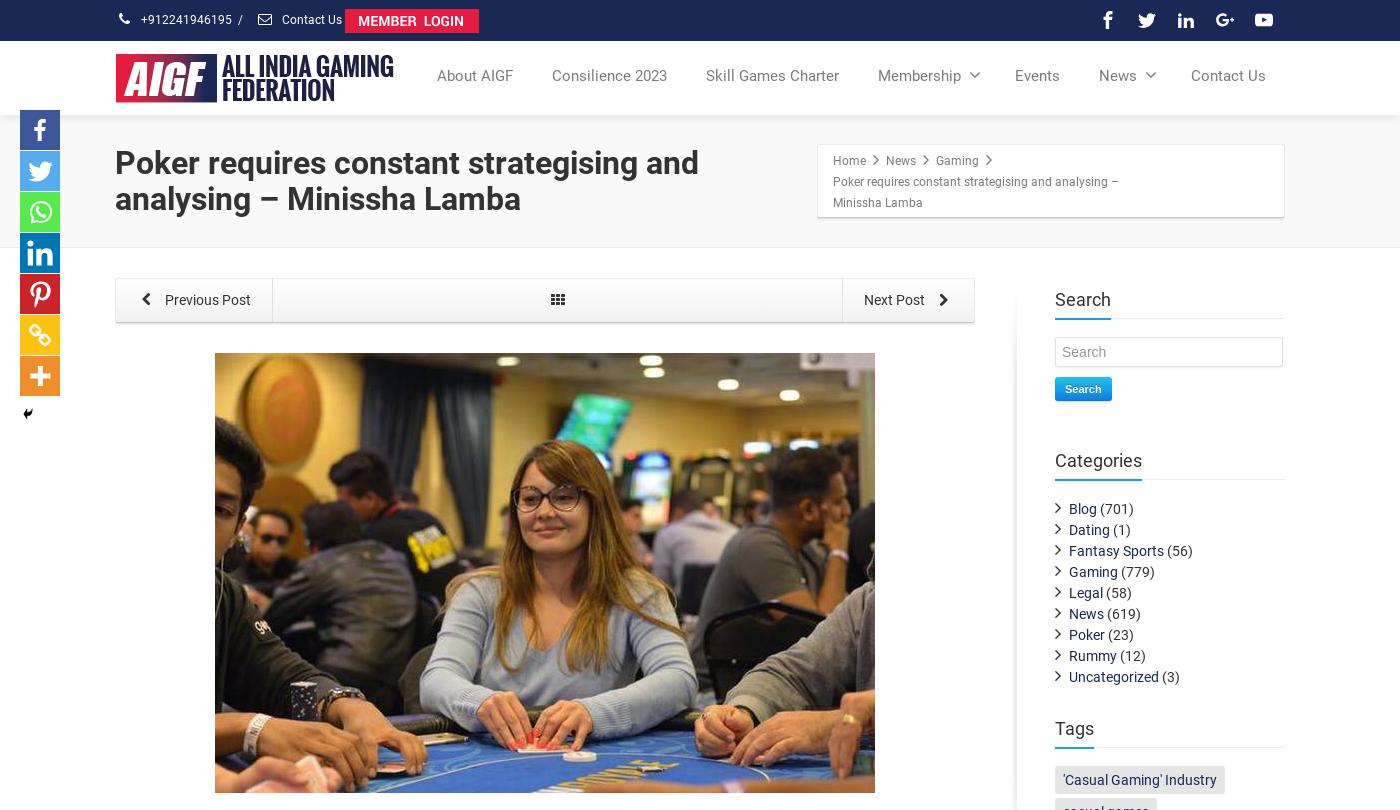 The image size is (1400, 810). Describe the element at coordinates (1089, 529) in the screenshot. I see `'Dating'` at that location.